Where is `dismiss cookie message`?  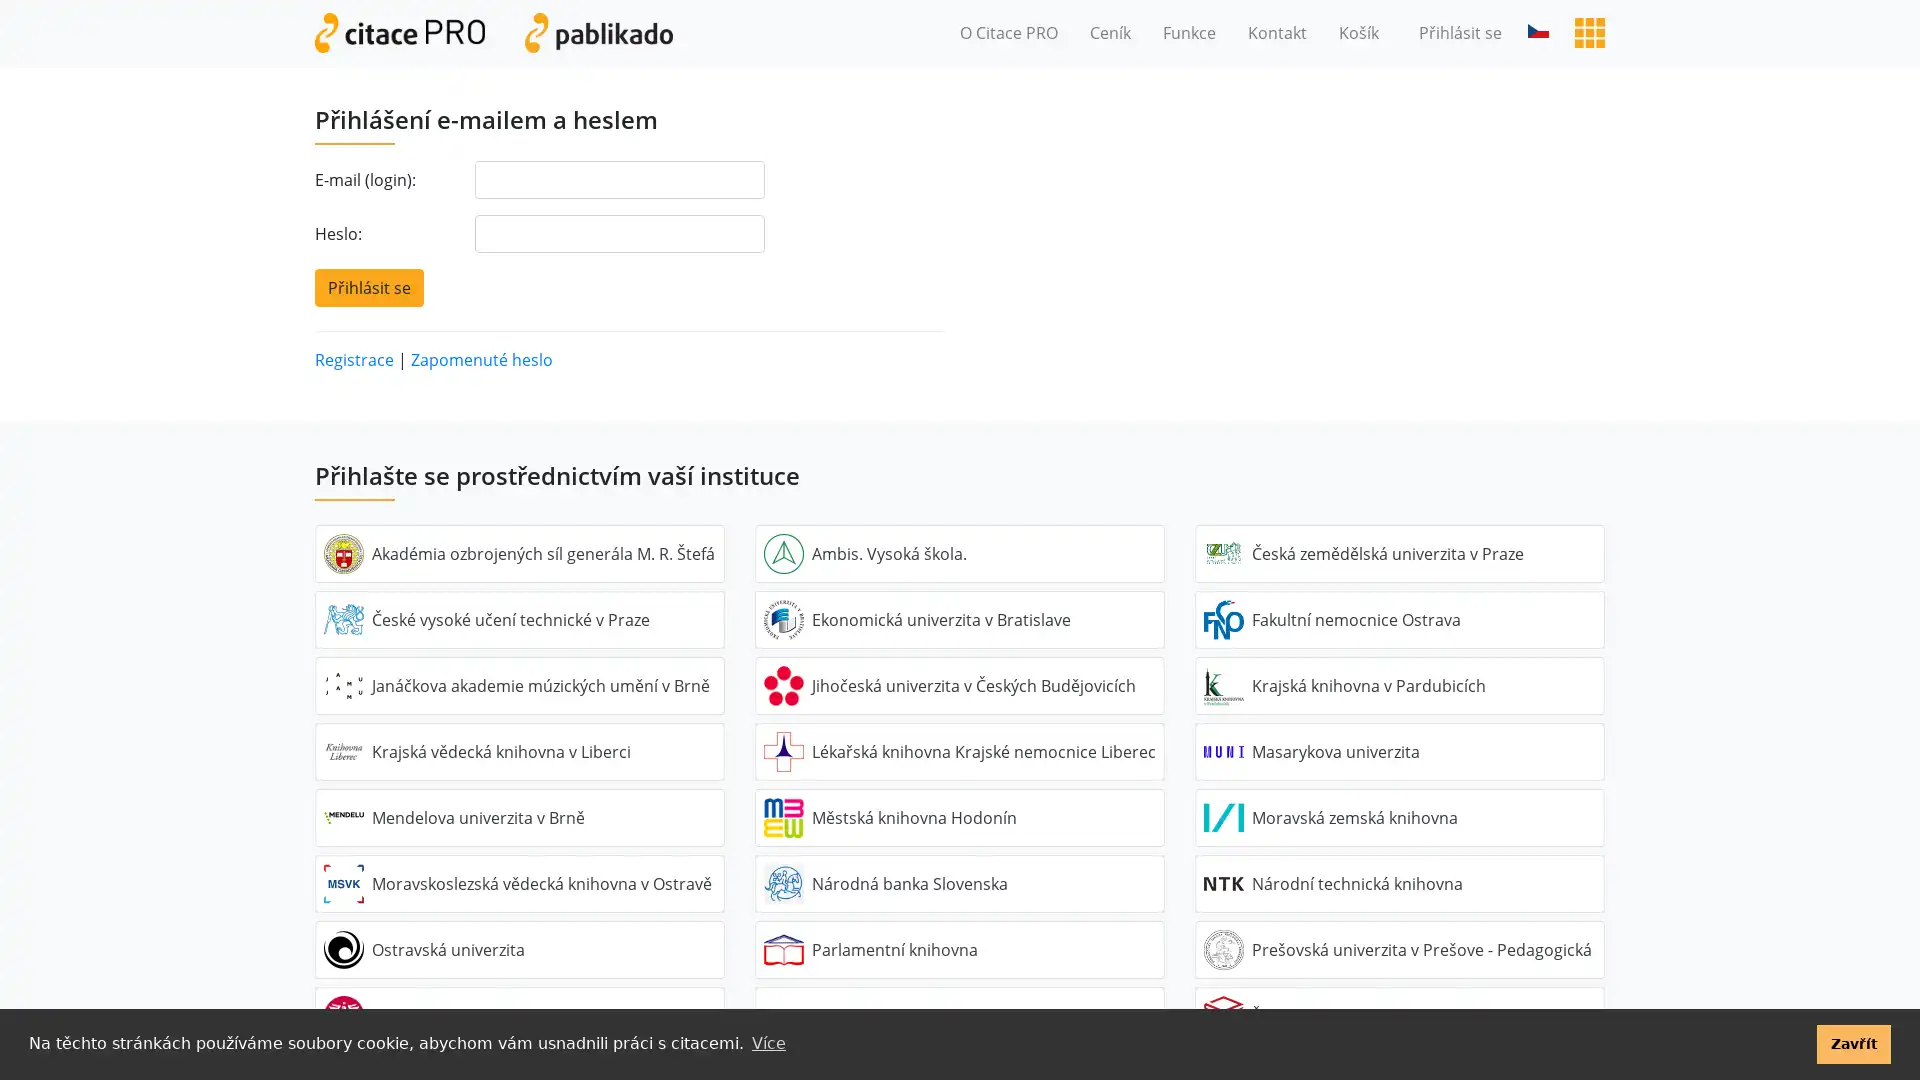 dismiss cookie message is located at coordinates (1852, 1043).